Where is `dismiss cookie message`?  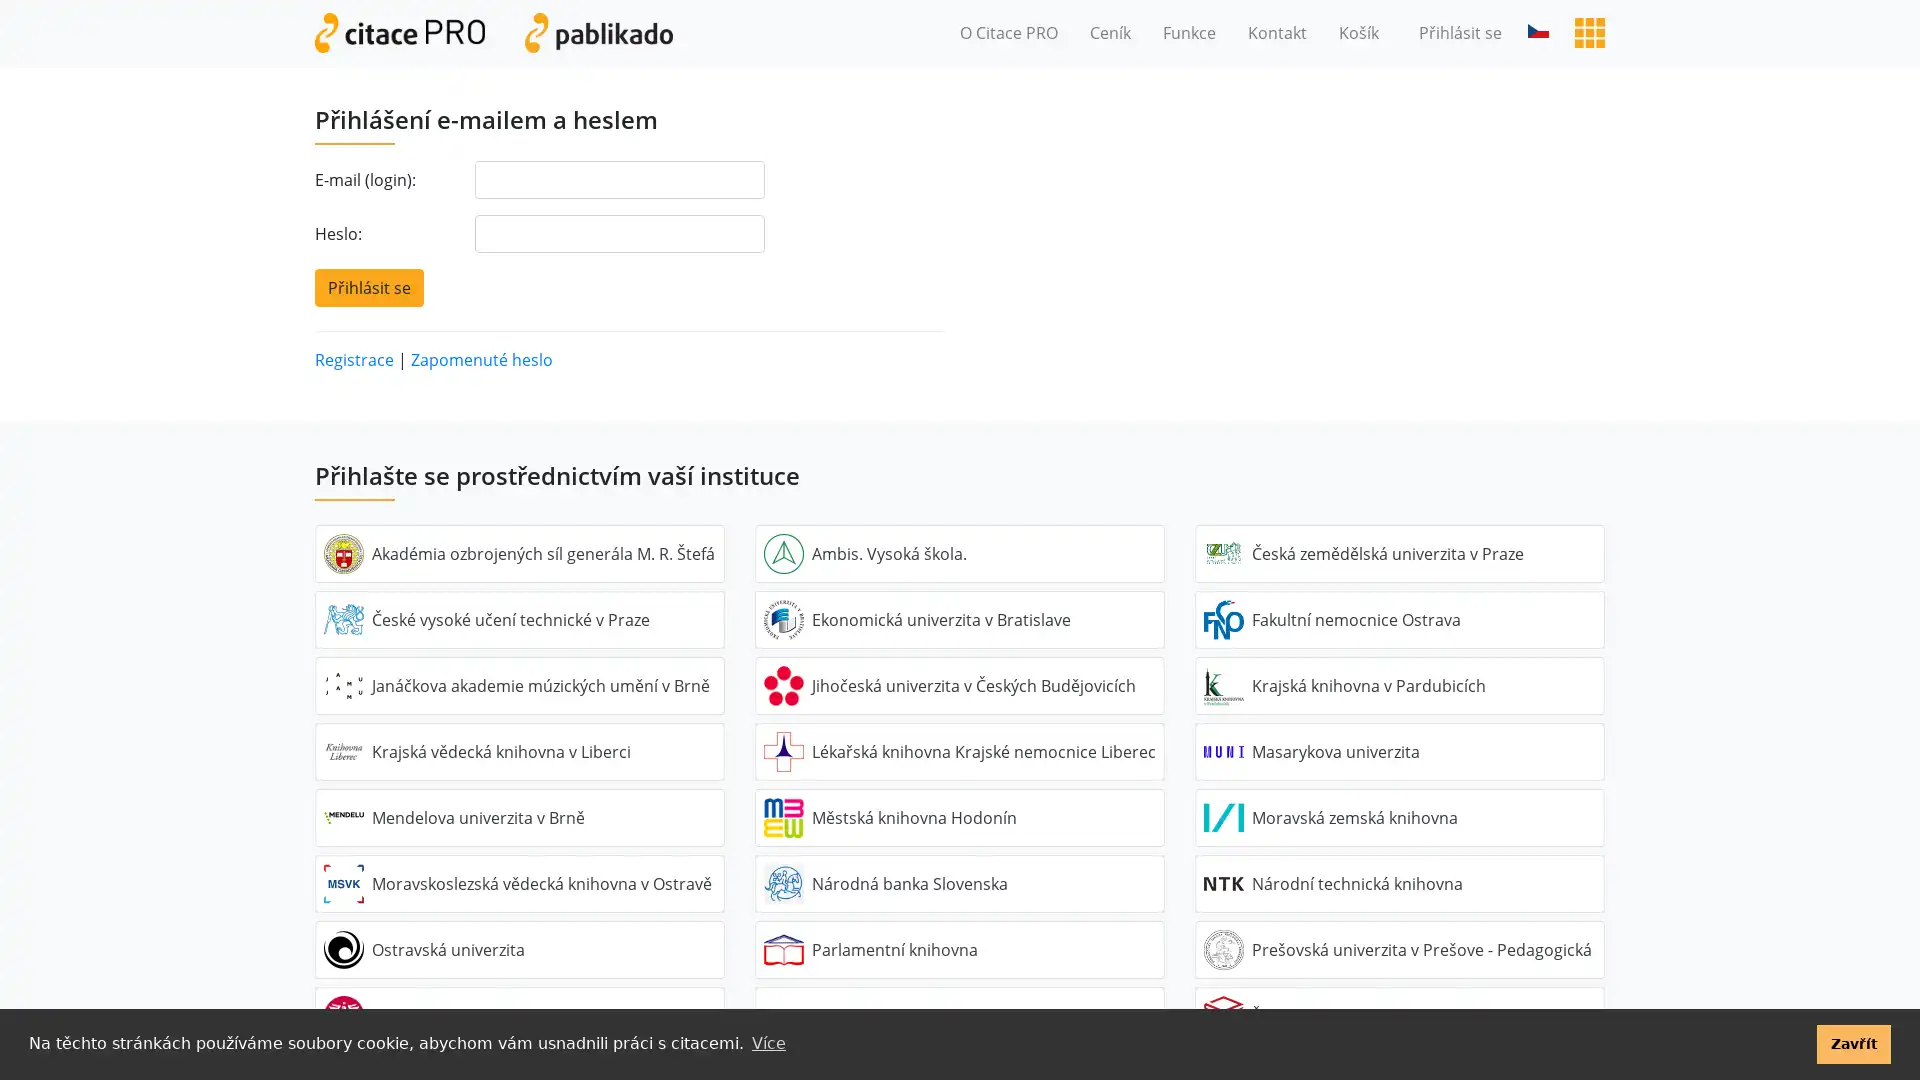 dismiss cookie message is located at coordinates (1852, 1043).